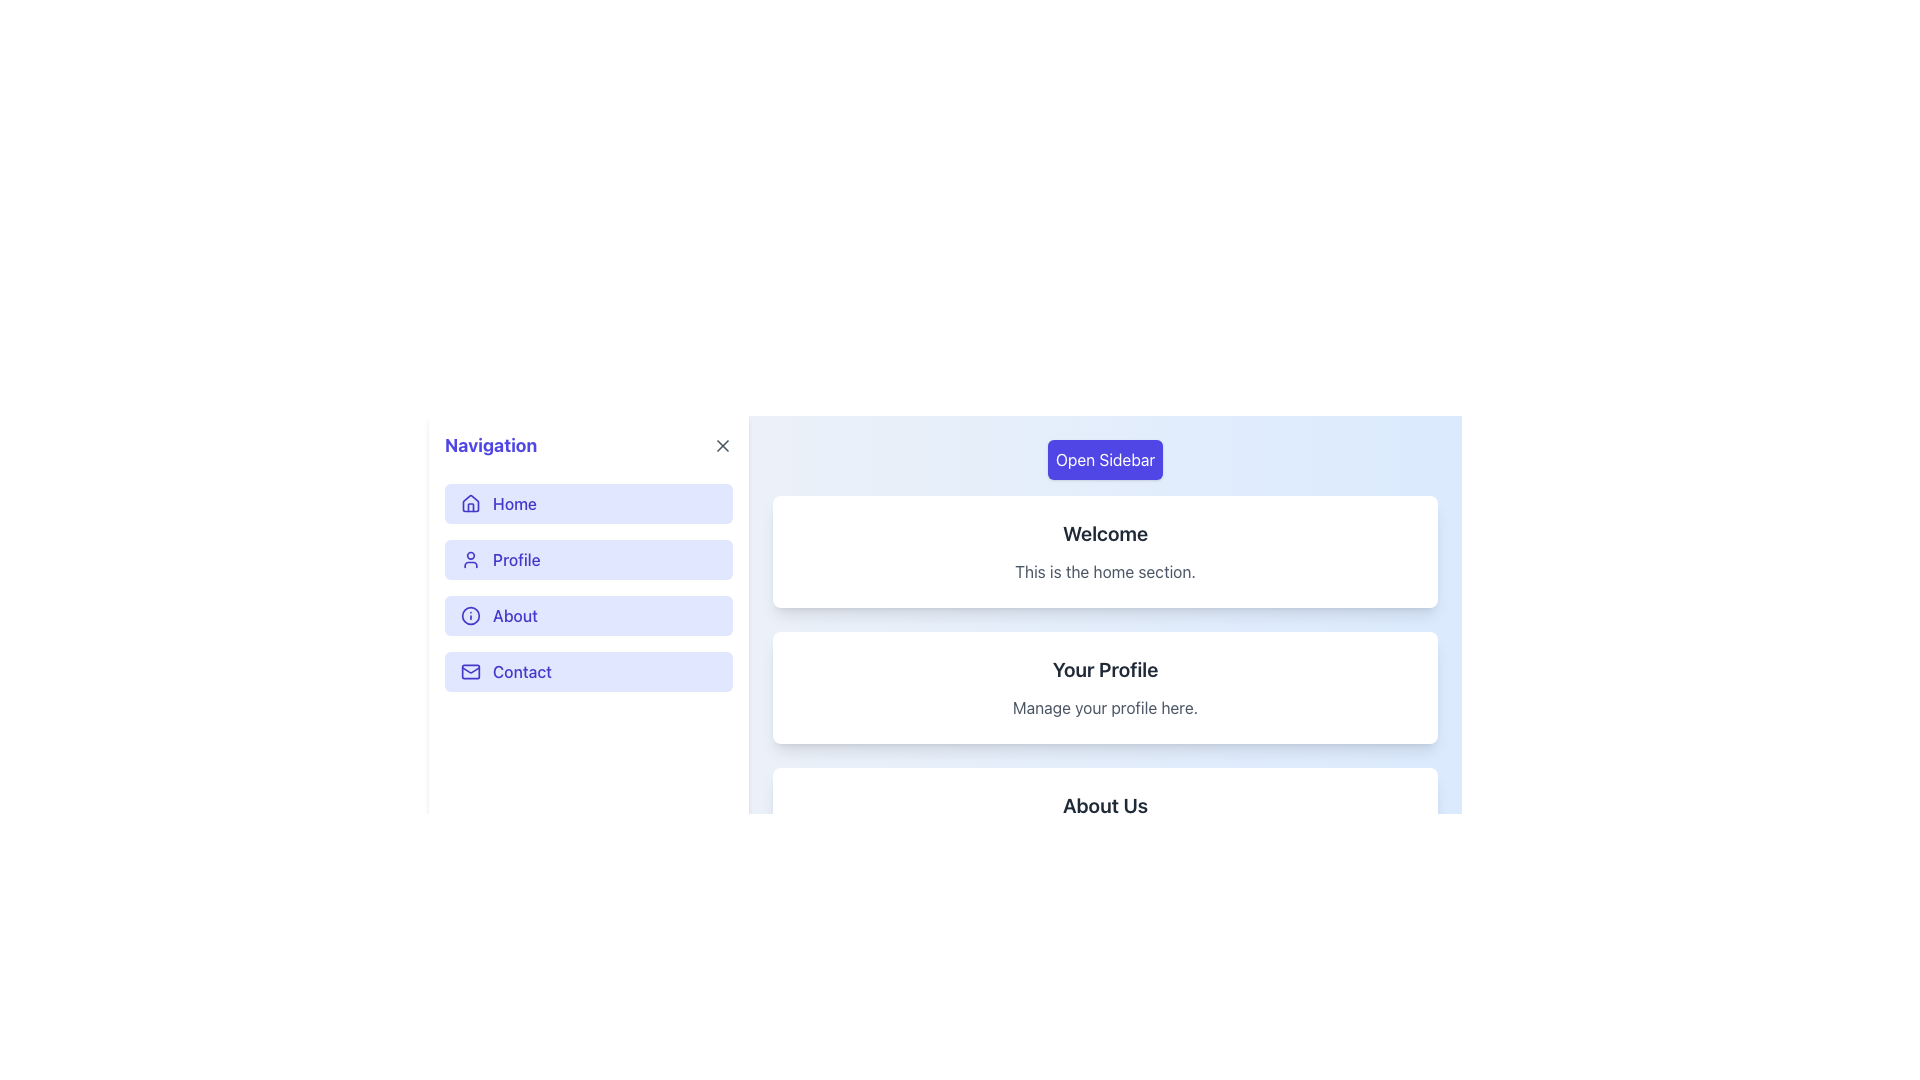 Image resolution: width=1920 pixels, height=1080 pixels. What do you see at coordinates (469, 615) in the screenshot?
I see `the 'About' icon in the navigation menu, which serves as a visual aid next to the text label 'About'` at bounding box center [469, 615].